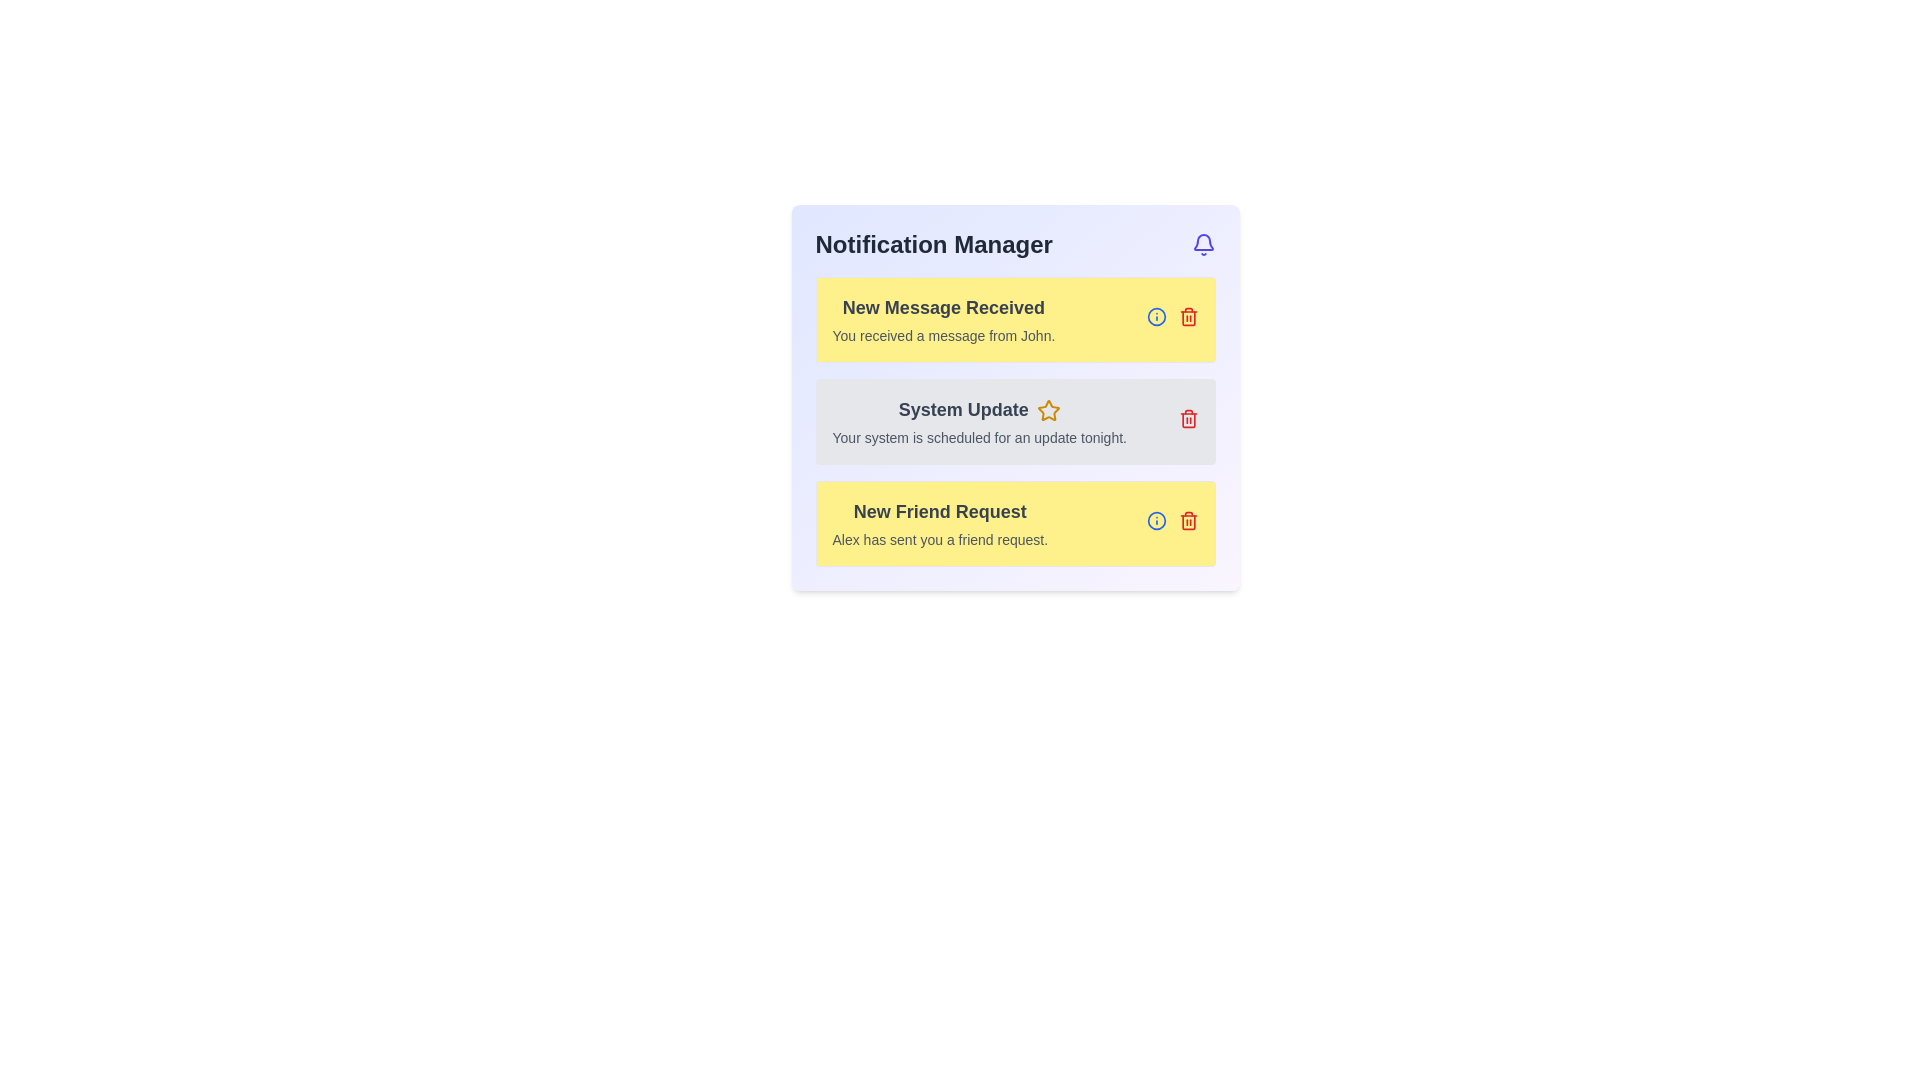  I want to click on the static text display within the 'System Update' notification card, so click(979, 437).